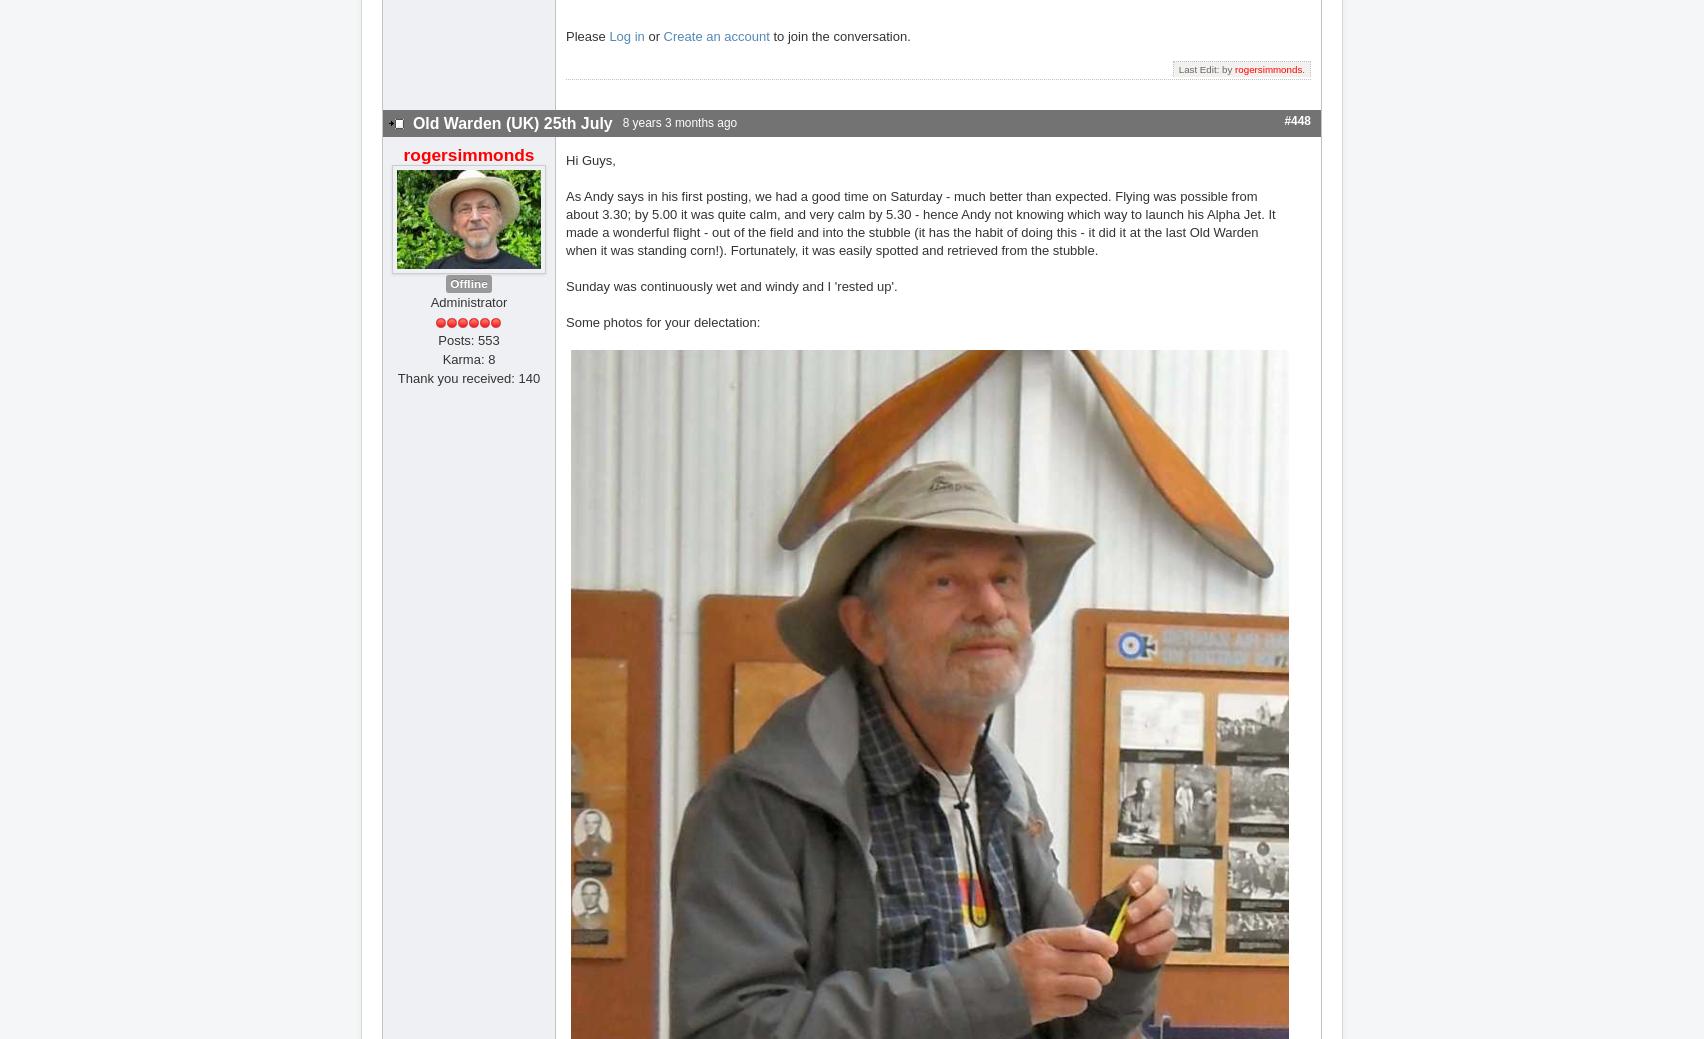  I want to click on 'Offline', so click(468, 283).